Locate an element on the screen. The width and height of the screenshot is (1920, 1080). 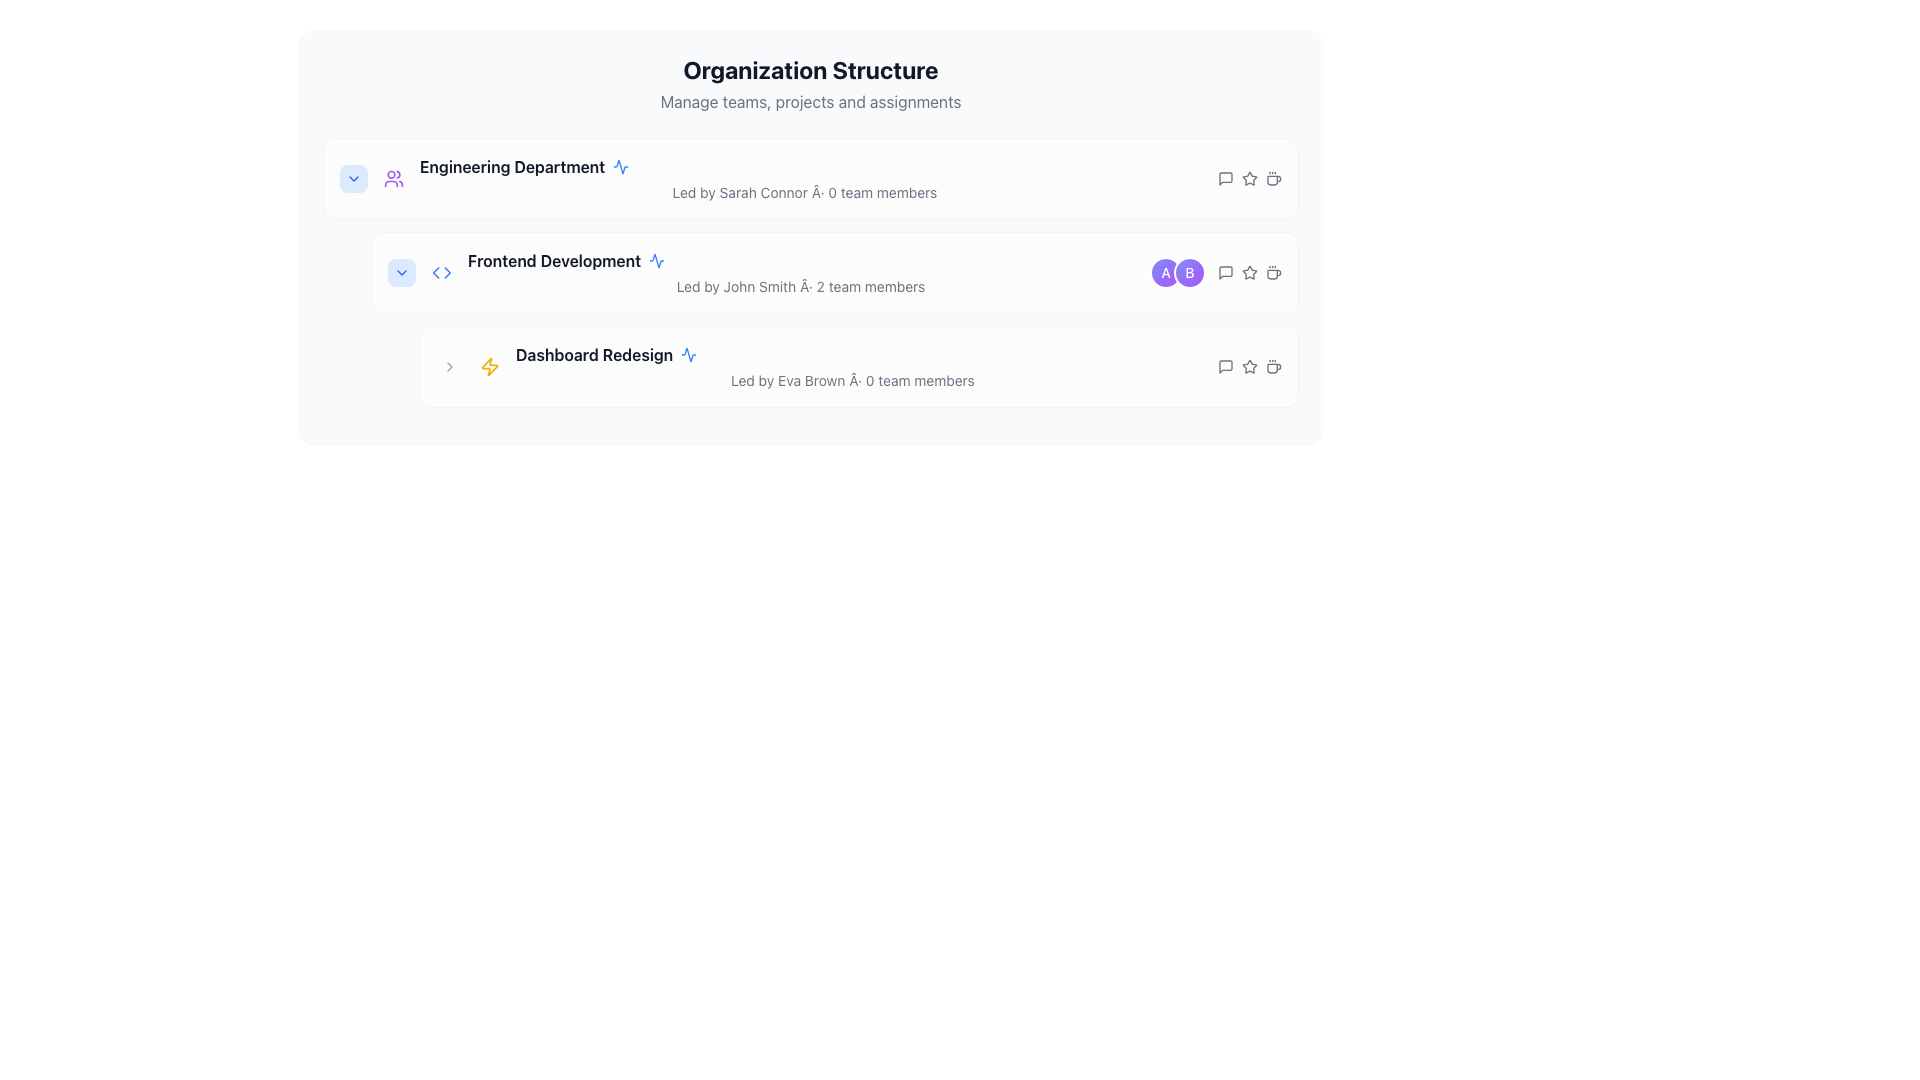
the static text element that reads 'Manage teams, projects and assignments', which is located directly beneath the bold header 'Organization Structure' is located at coordinates (811, 101).